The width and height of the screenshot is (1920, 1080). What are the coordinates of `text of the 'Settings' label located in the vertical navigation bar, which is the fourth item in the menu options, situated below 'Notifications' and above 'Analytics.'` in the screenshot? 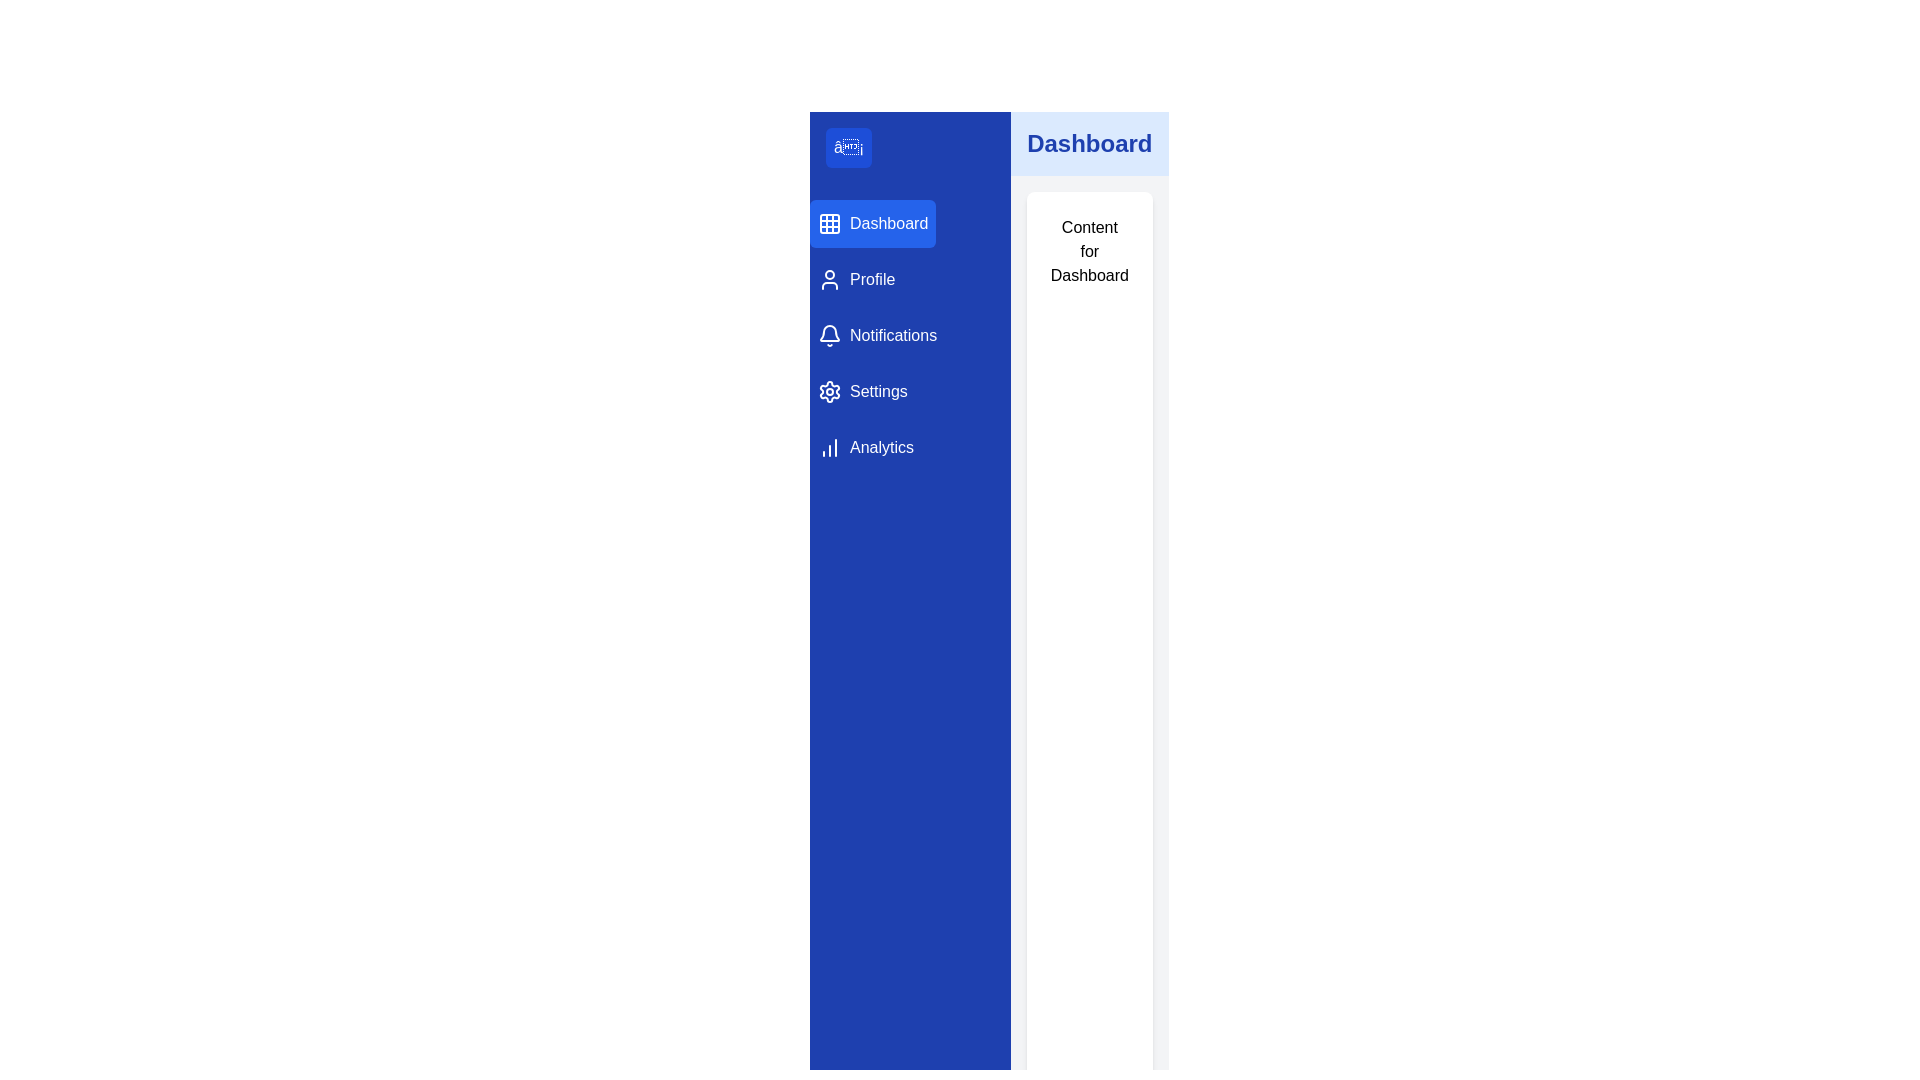 It's located at (878, 392).